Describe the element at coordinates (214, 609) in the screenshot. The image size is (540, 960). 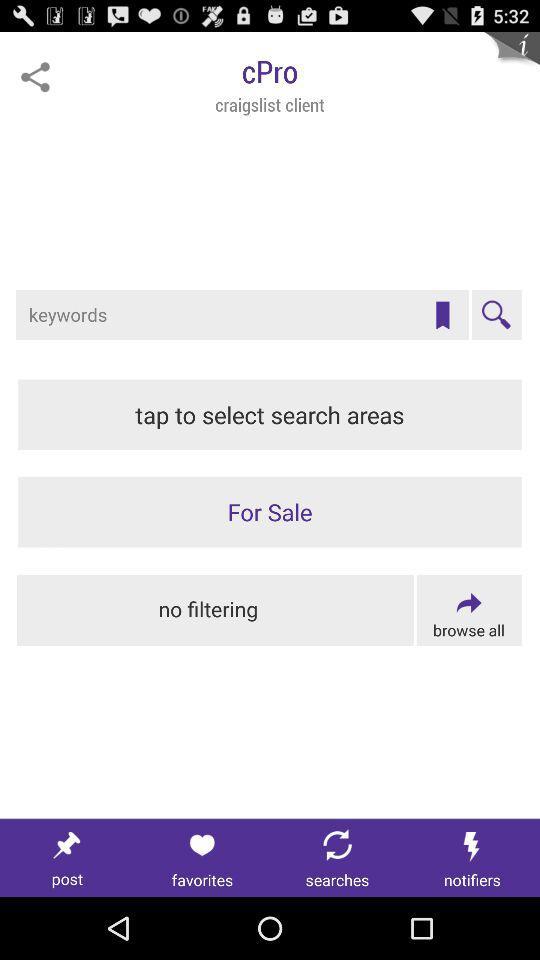
I see `stop filtering` at that location.